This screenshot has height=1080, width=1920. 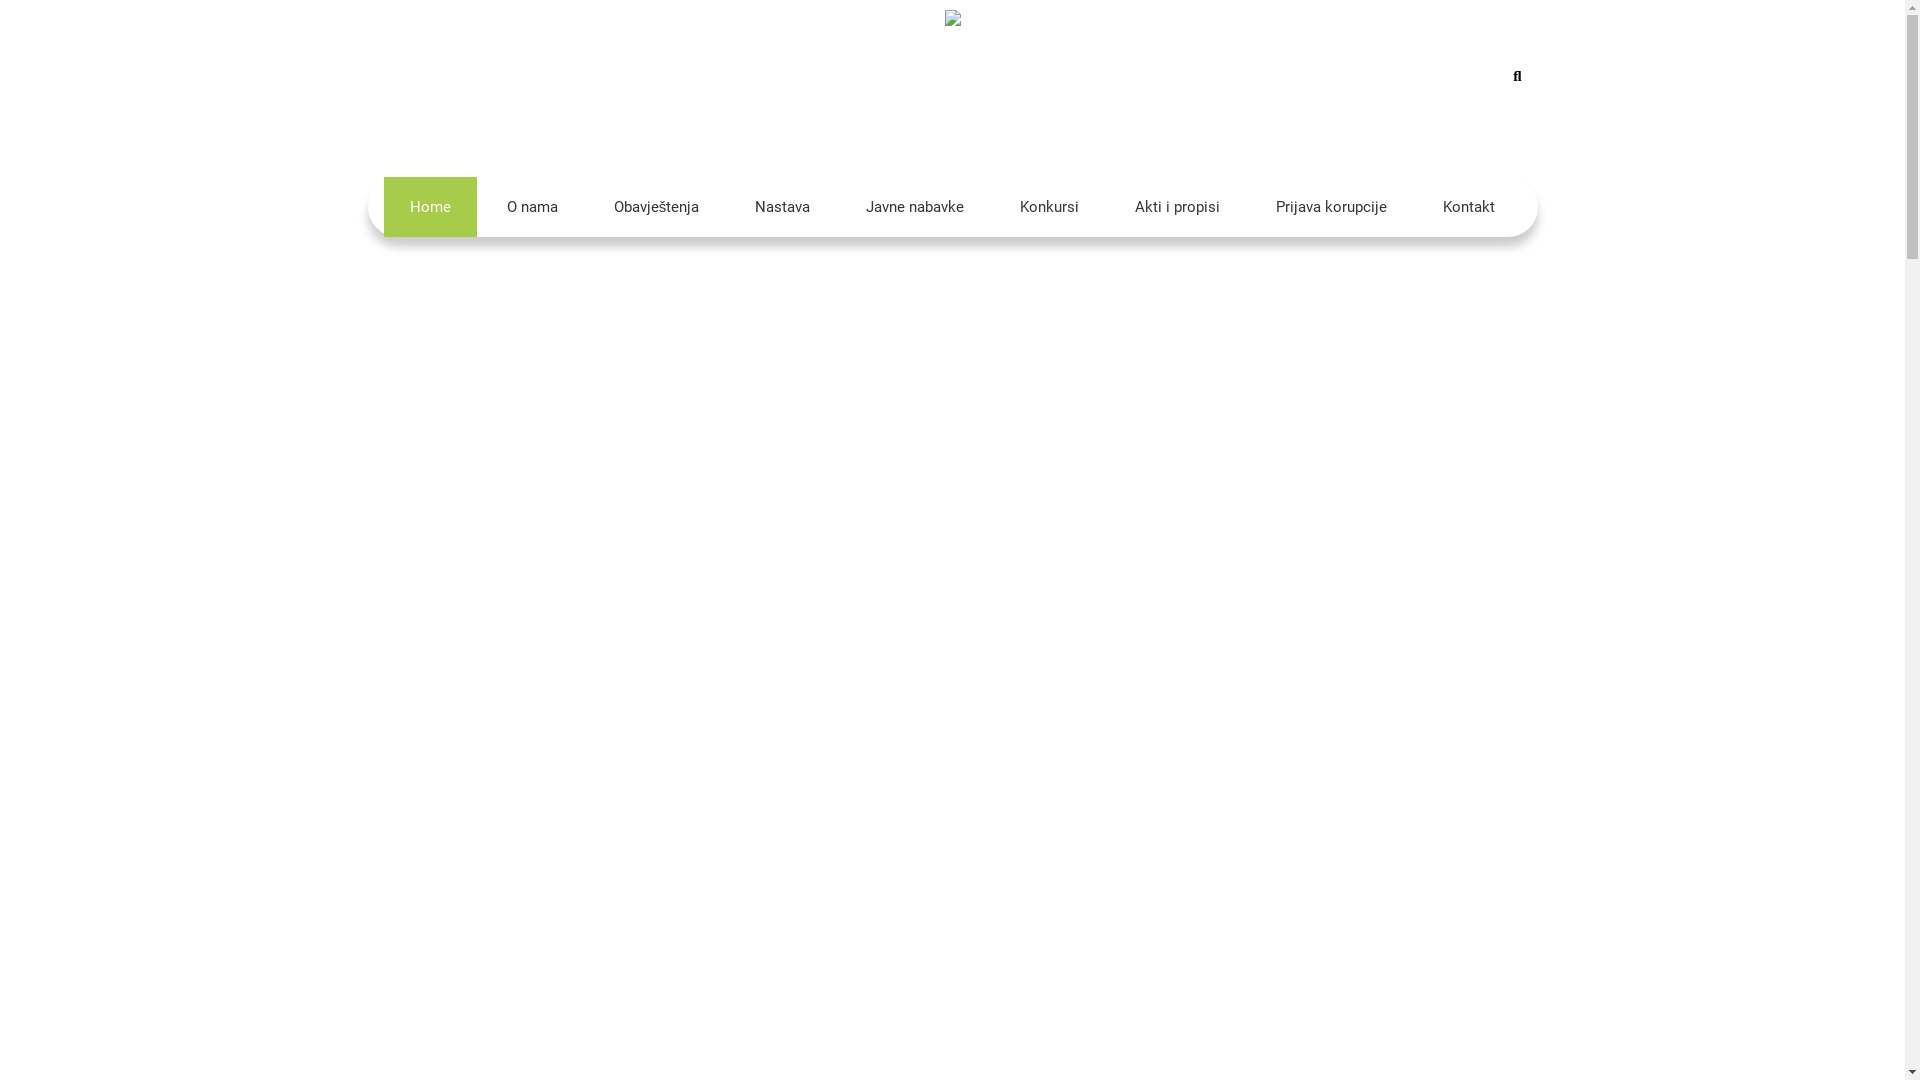 What do you see at coordinates (781, 207) in the screenshot?
I see `'Nastava'` at bounding box center [781, 207].